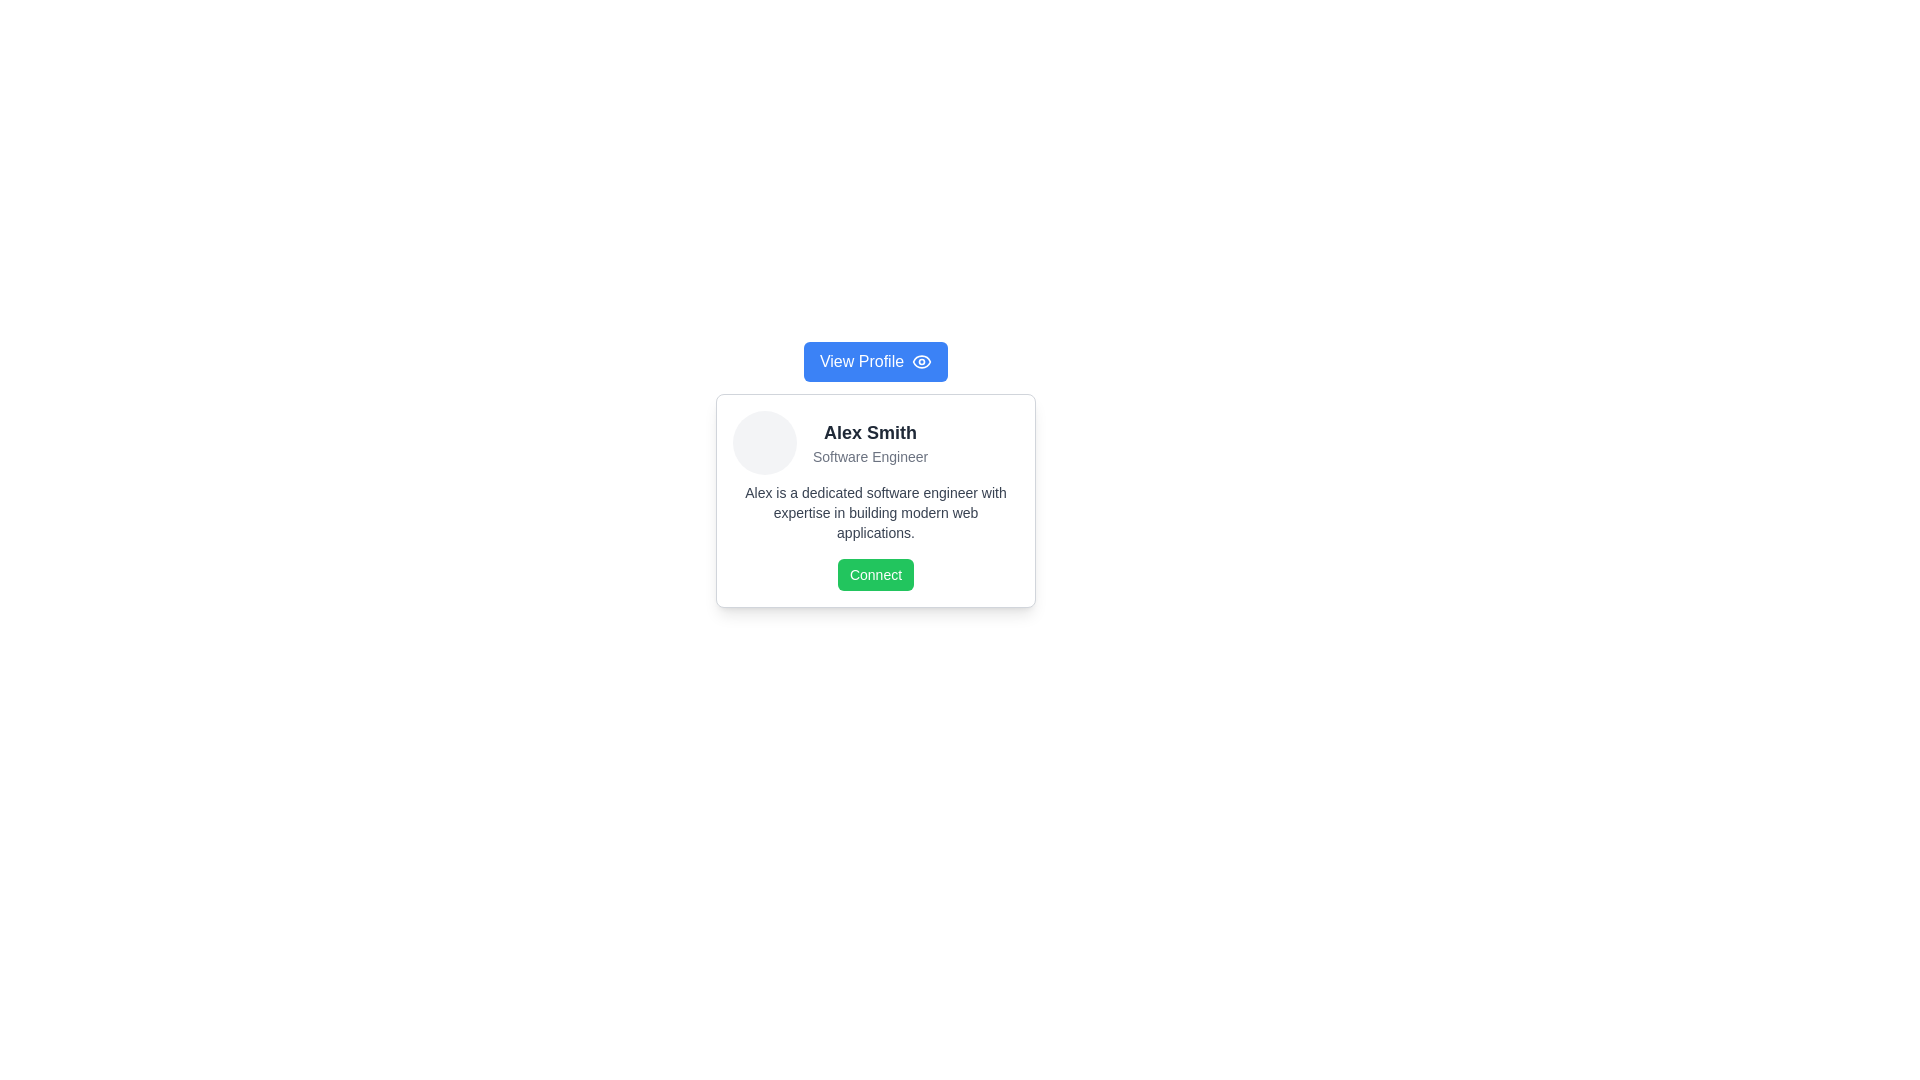 The image size is (1920, 1080). What do you see at coordinates (875, 442) in the screenshot?
I see `the Profile header displaying the user's name and job title by moving the cursor to its center for reading` at bounding box center [875, 442].